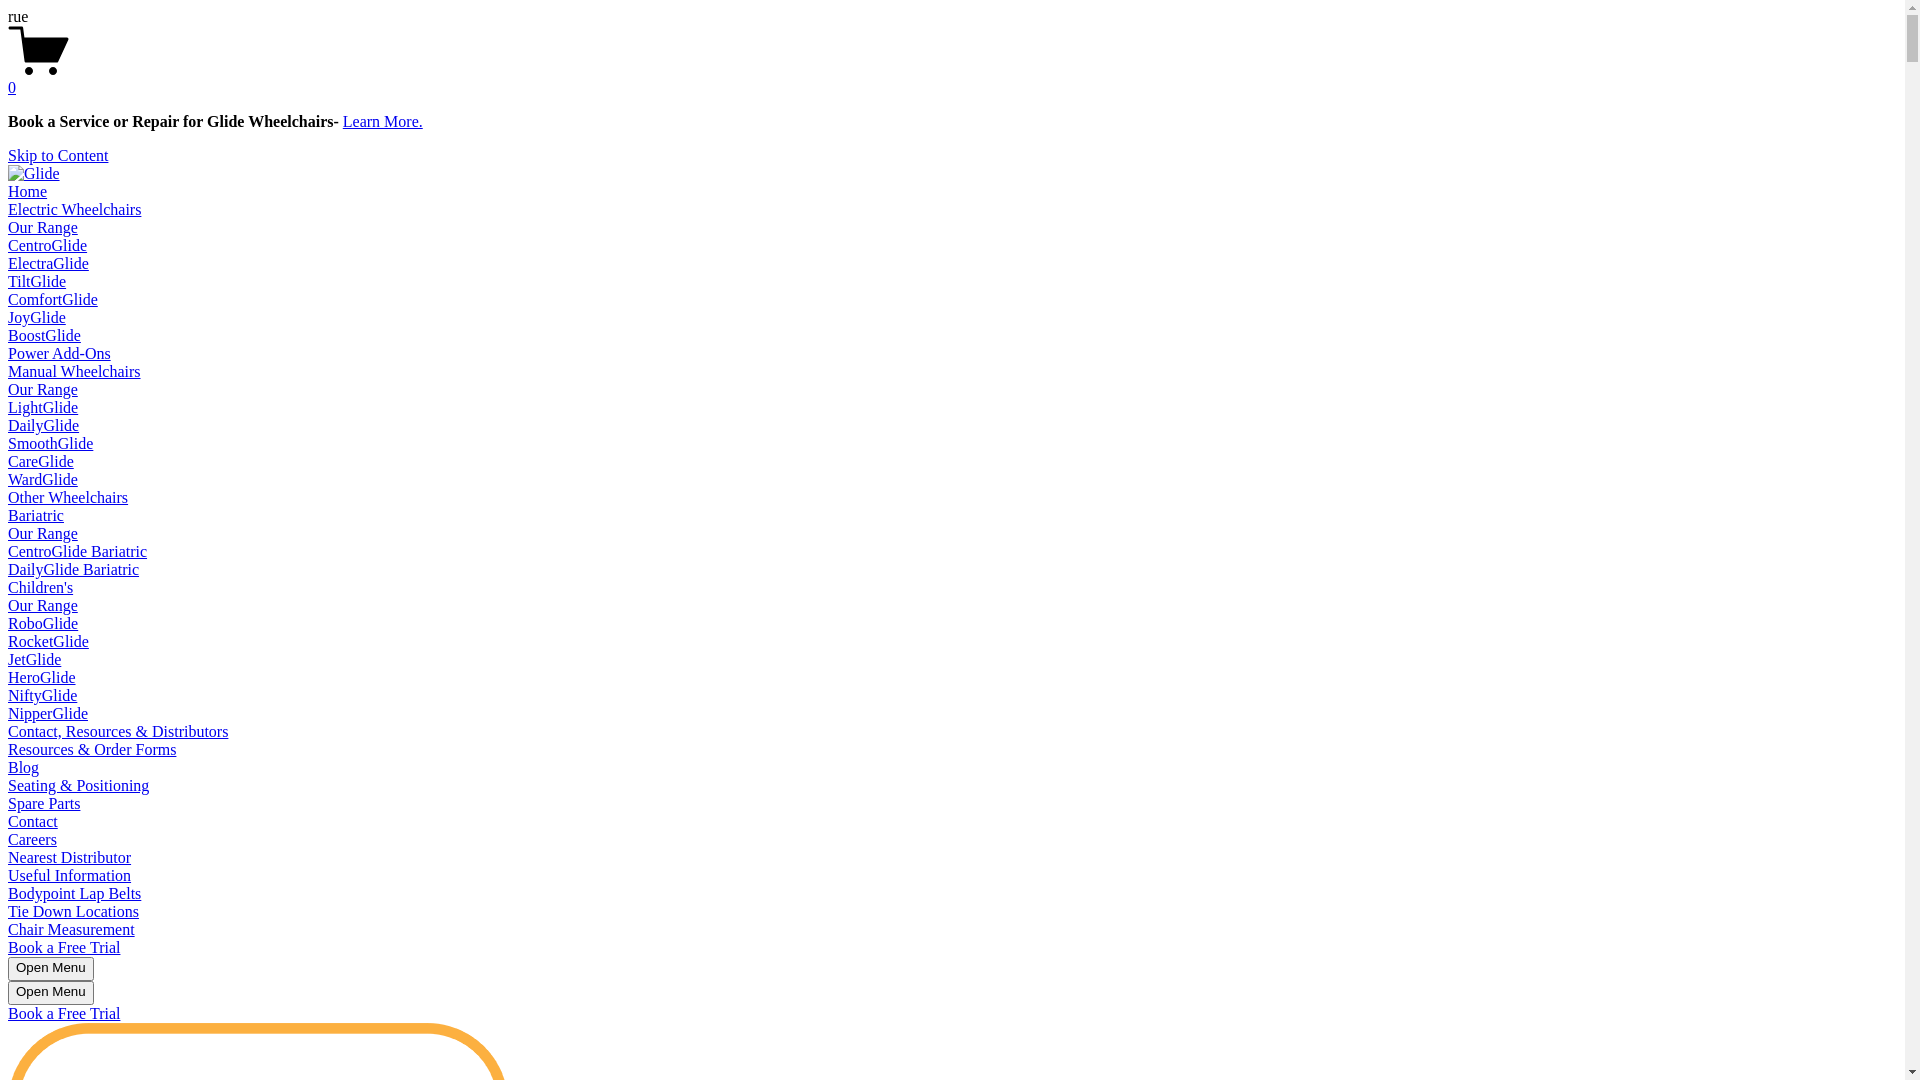  What do you see at coordinates (63, 1013) in the screenshot?
I see `'Book a Free Trial'` at bounding box center [63, 1013].